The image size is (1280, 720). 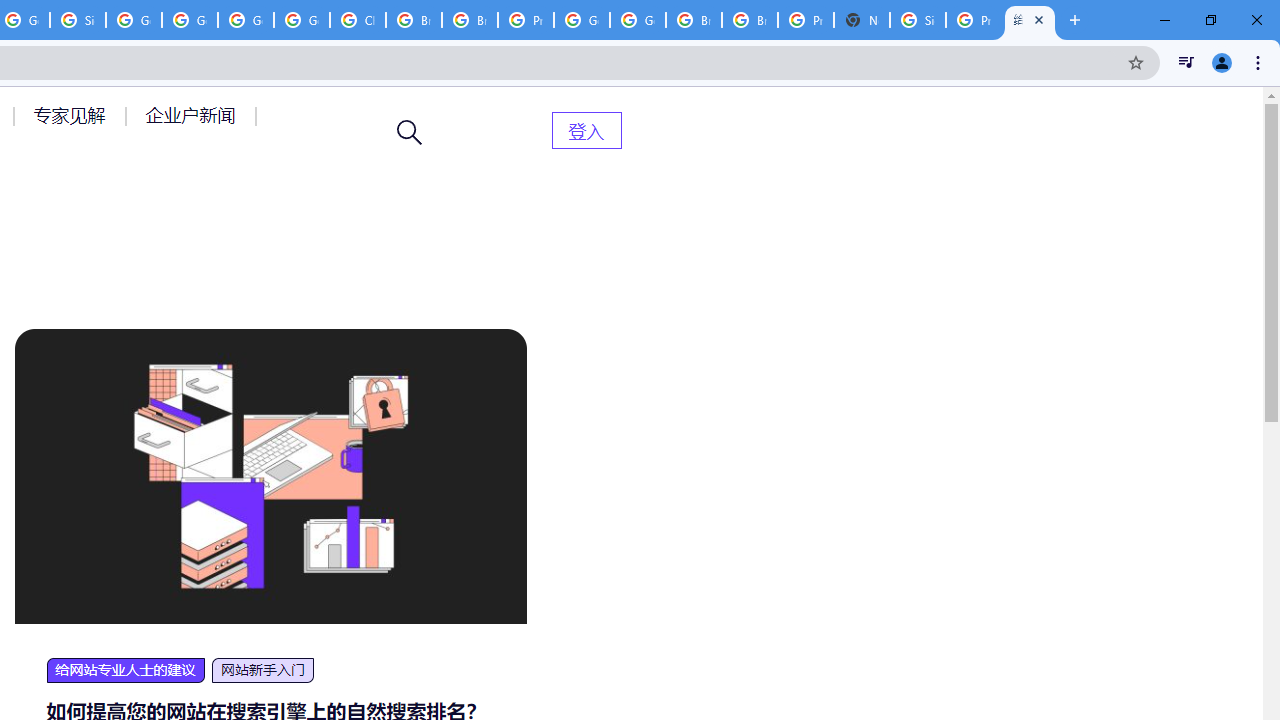 I want to click on 'Google Cloud Platform', so click(x=637, y=20).